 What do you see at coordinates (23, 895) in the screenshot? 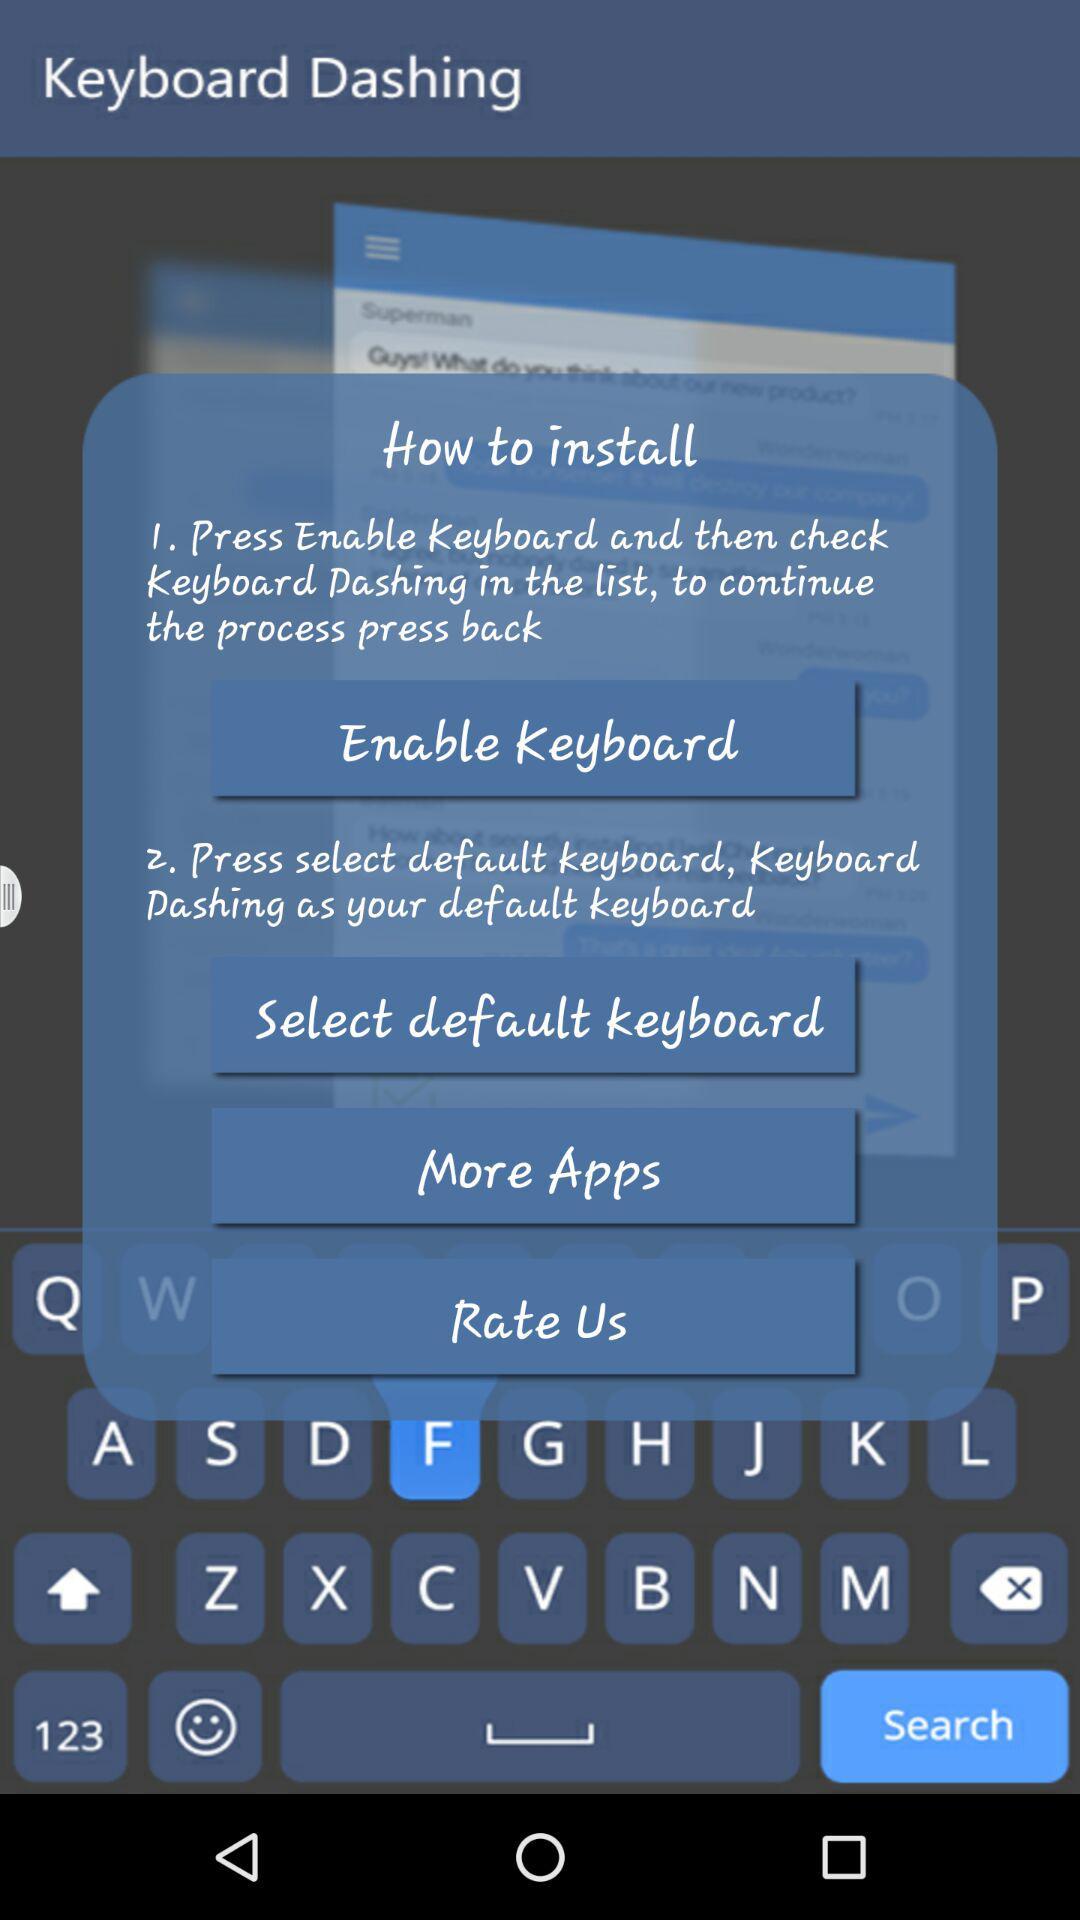
I see `option` at bounding box center [23, 895].